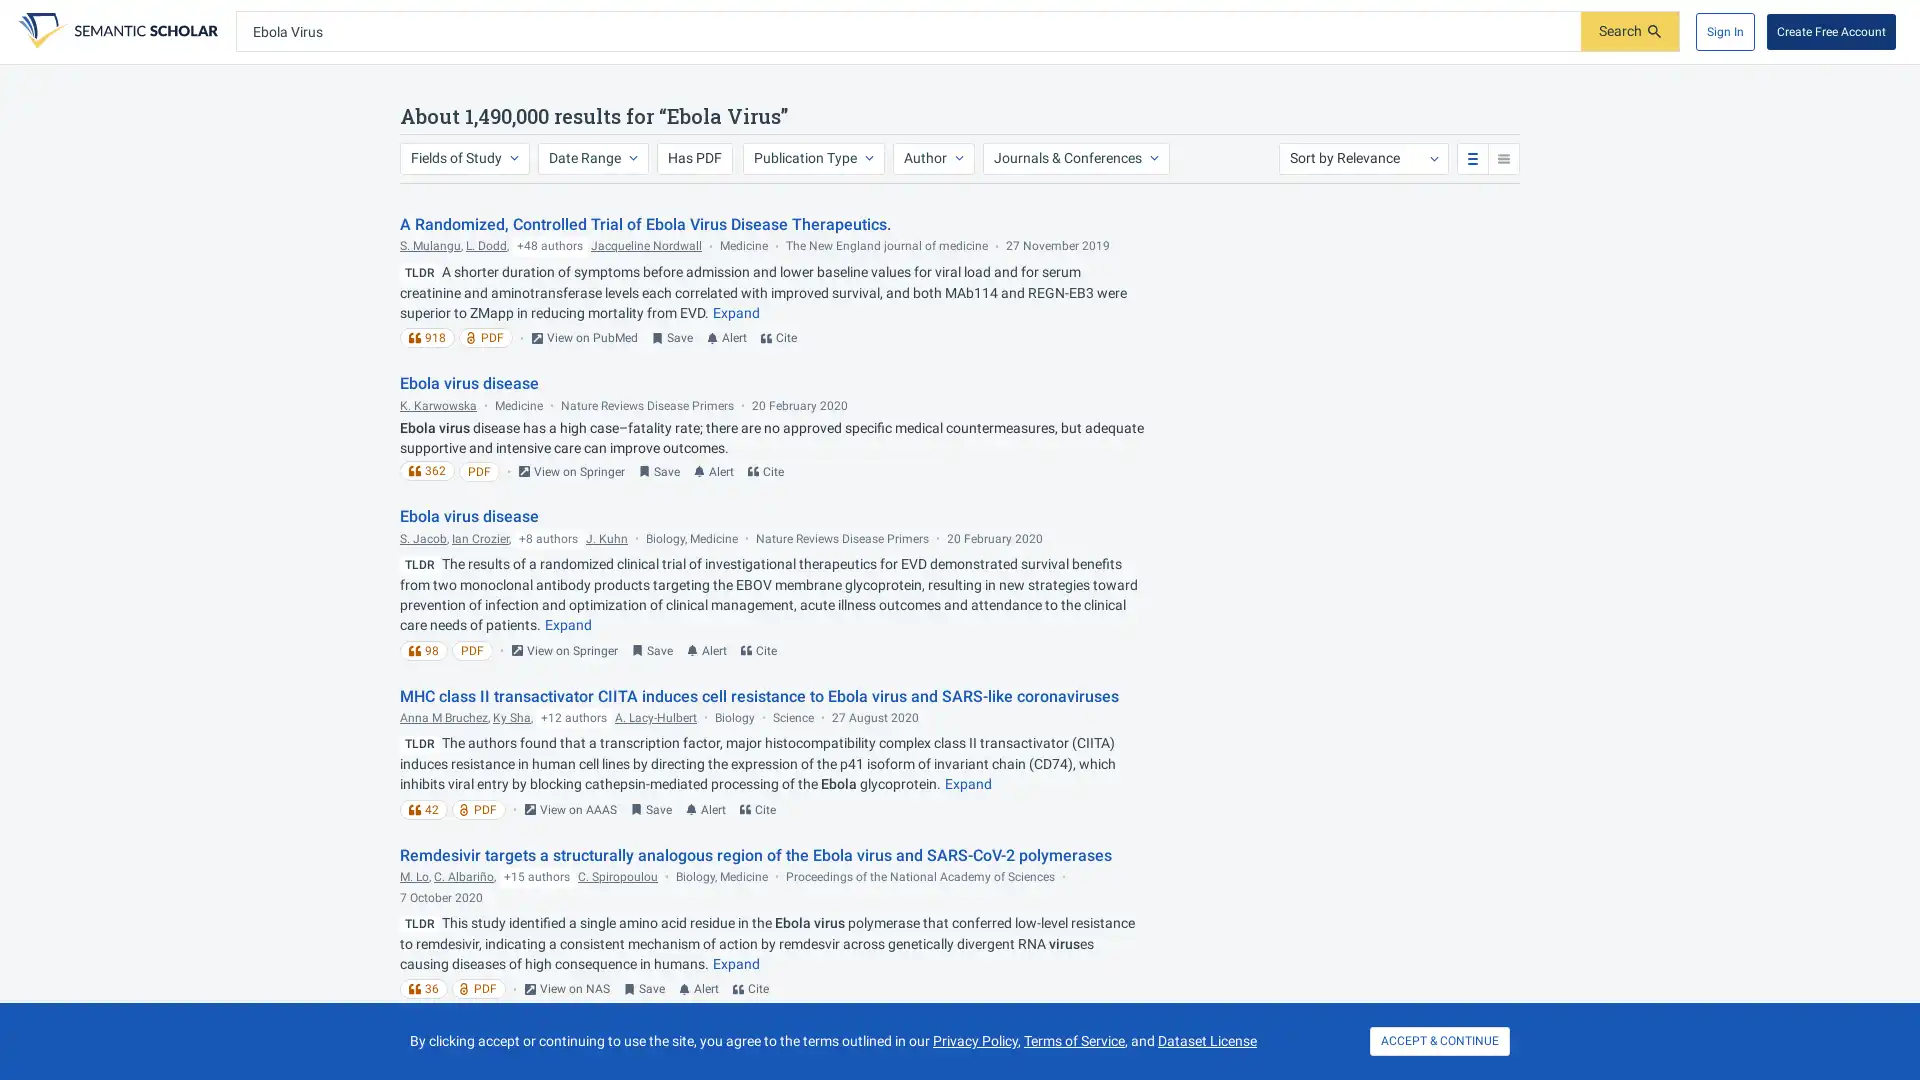 The width and height of the screenshot is (1920, 1080). I want to click on Create Free Account, so click(1831, 31).